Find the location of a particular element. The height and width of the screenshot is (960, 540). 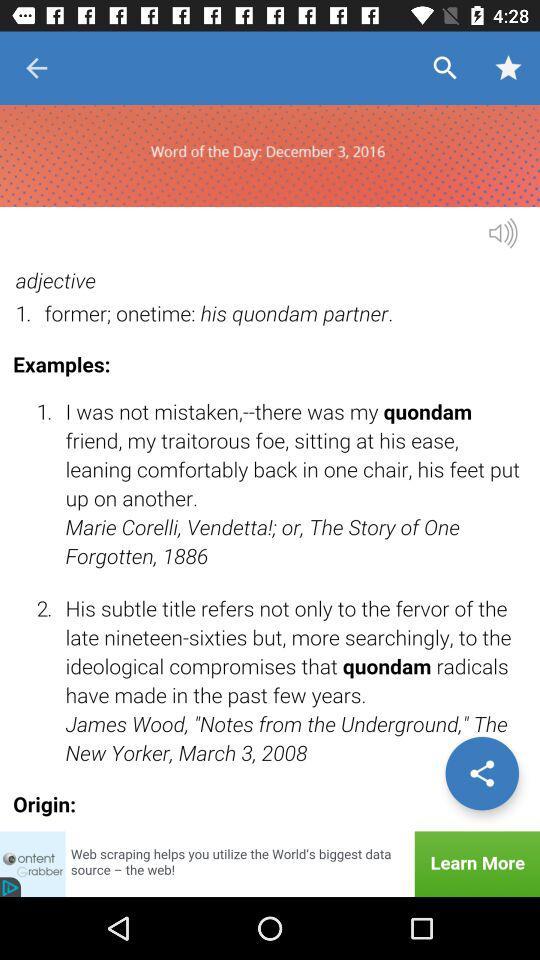

options/settings is located at coordinates (481, 772).